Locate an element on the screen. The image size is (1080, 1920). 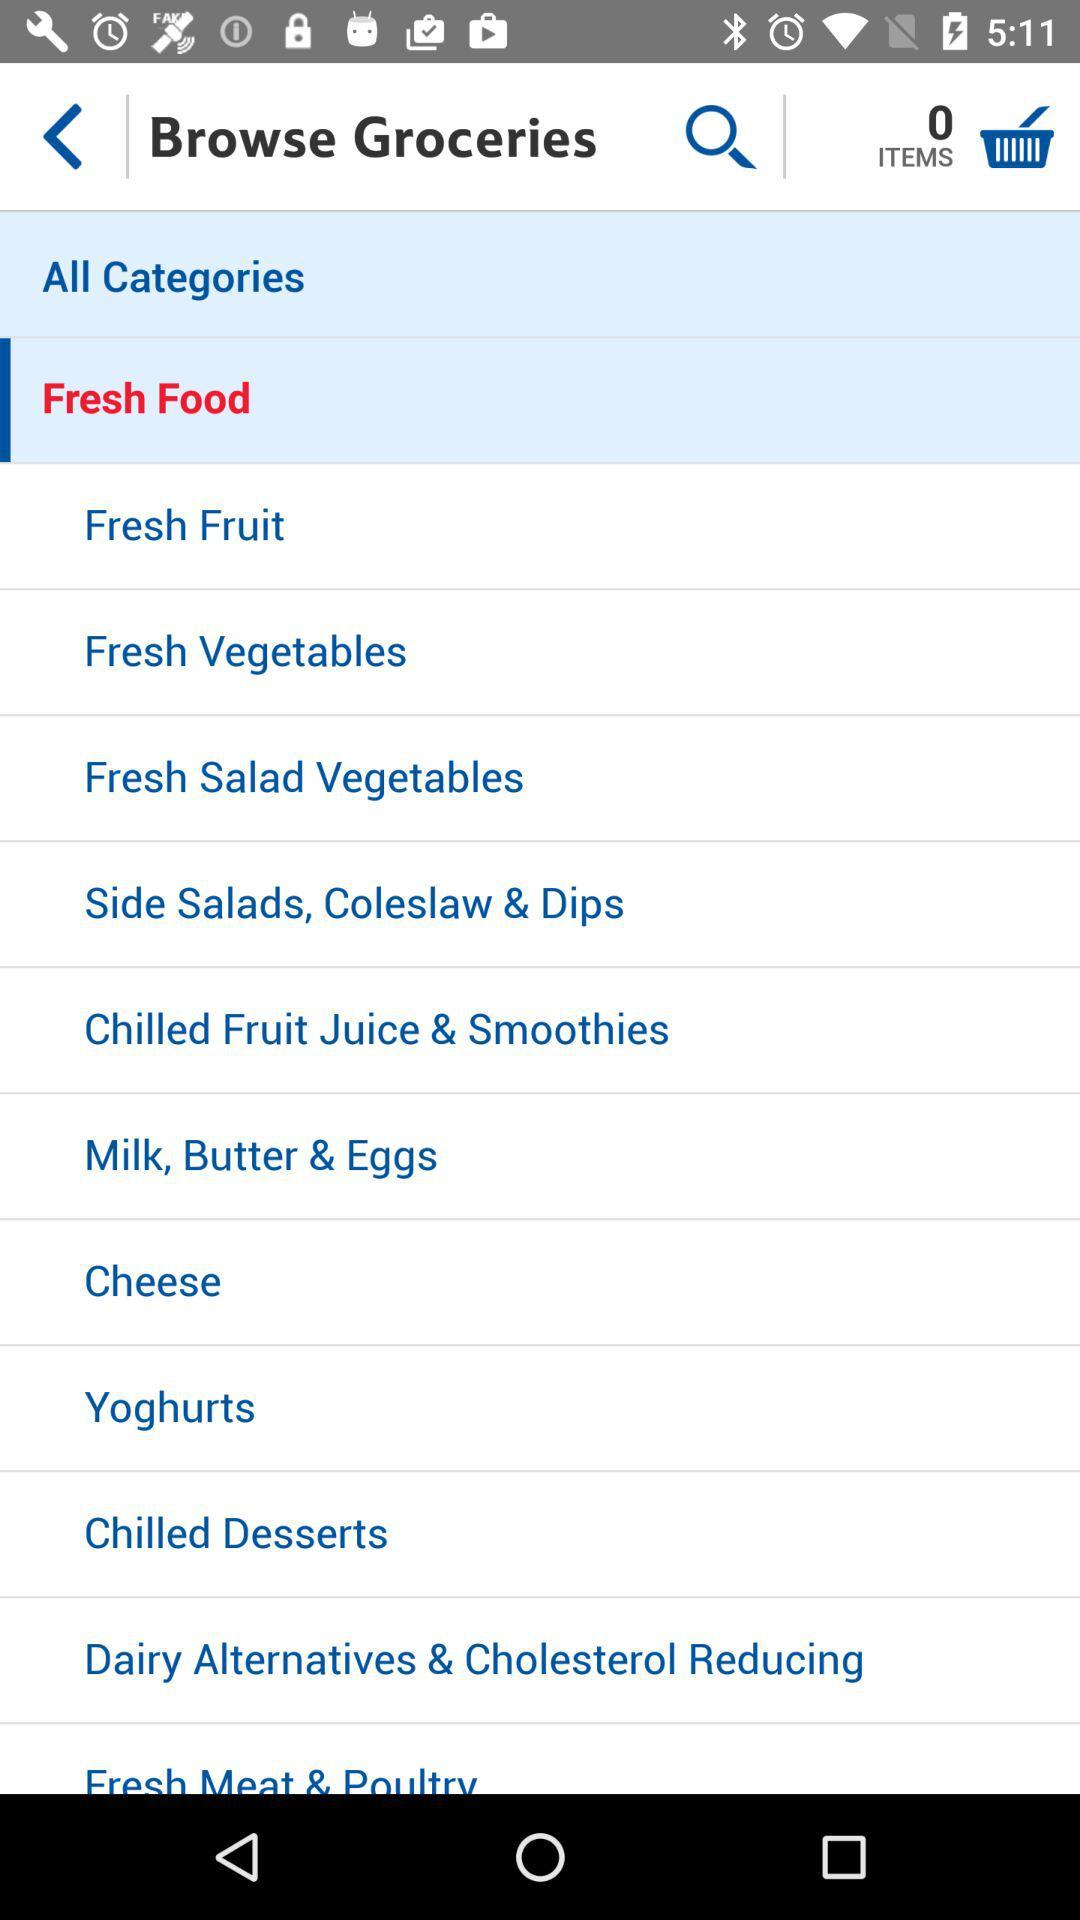
the item to the right of the browse groceries item is located at coordinates (720, 135).